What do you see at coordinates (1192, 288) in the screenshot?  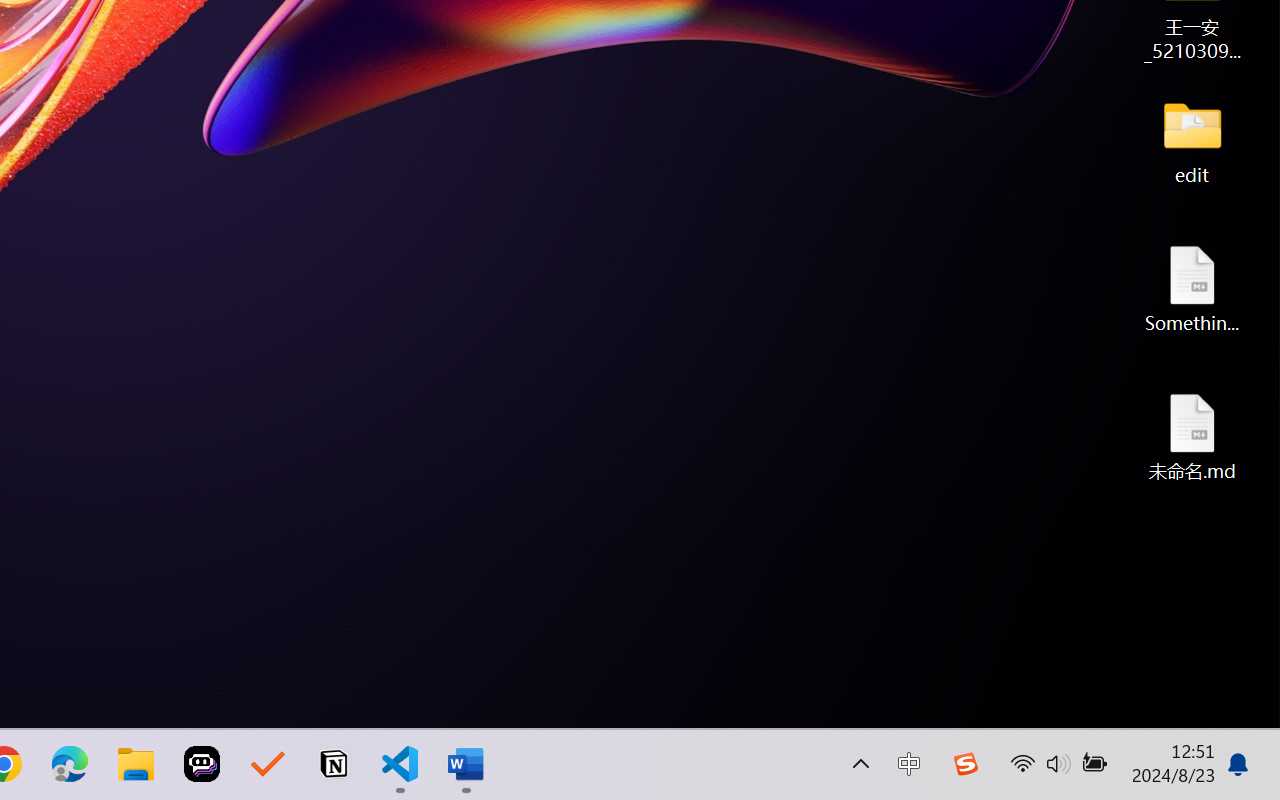 I see `'Something.md'` at bounding box center [1192, 288].